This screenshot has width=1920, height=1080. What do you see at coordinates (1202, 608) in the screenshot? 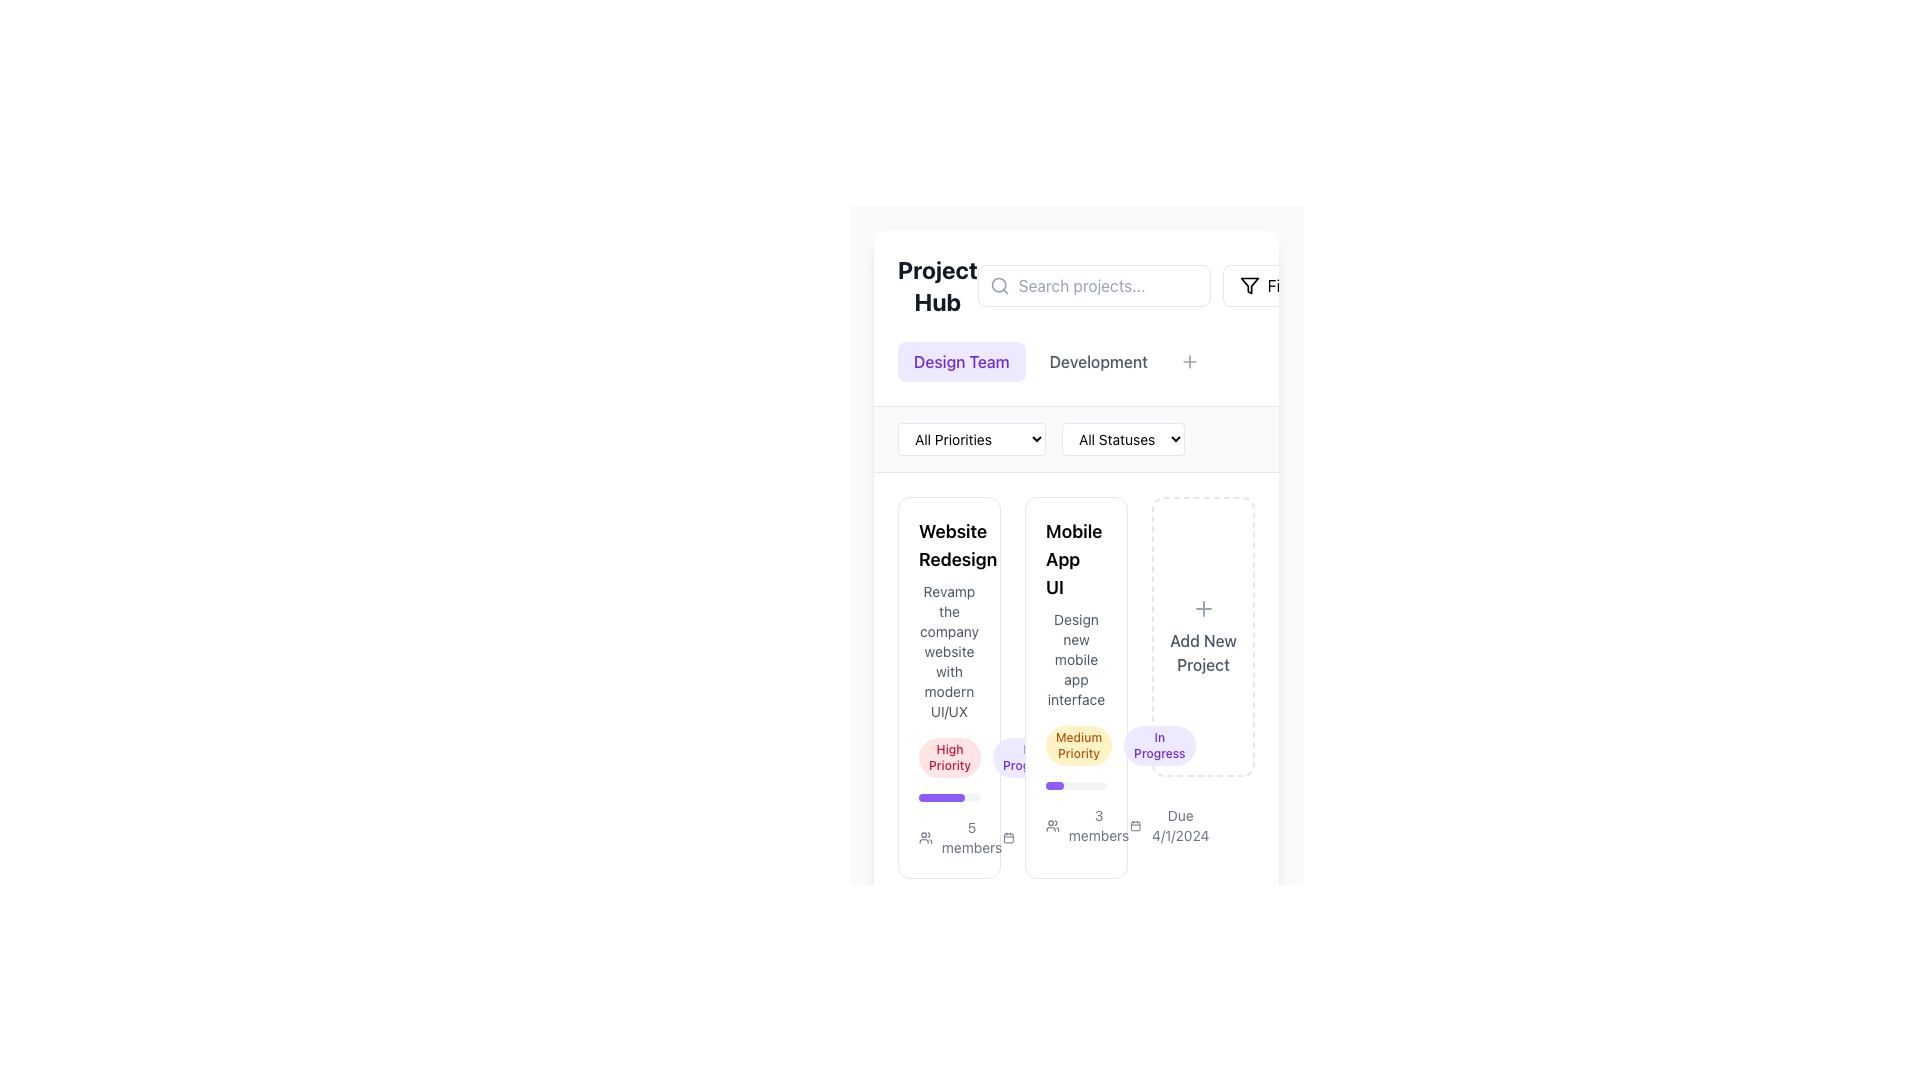
I see `the '+' icon for the 'Add New Project' card` at bounding box center [1202, 608].